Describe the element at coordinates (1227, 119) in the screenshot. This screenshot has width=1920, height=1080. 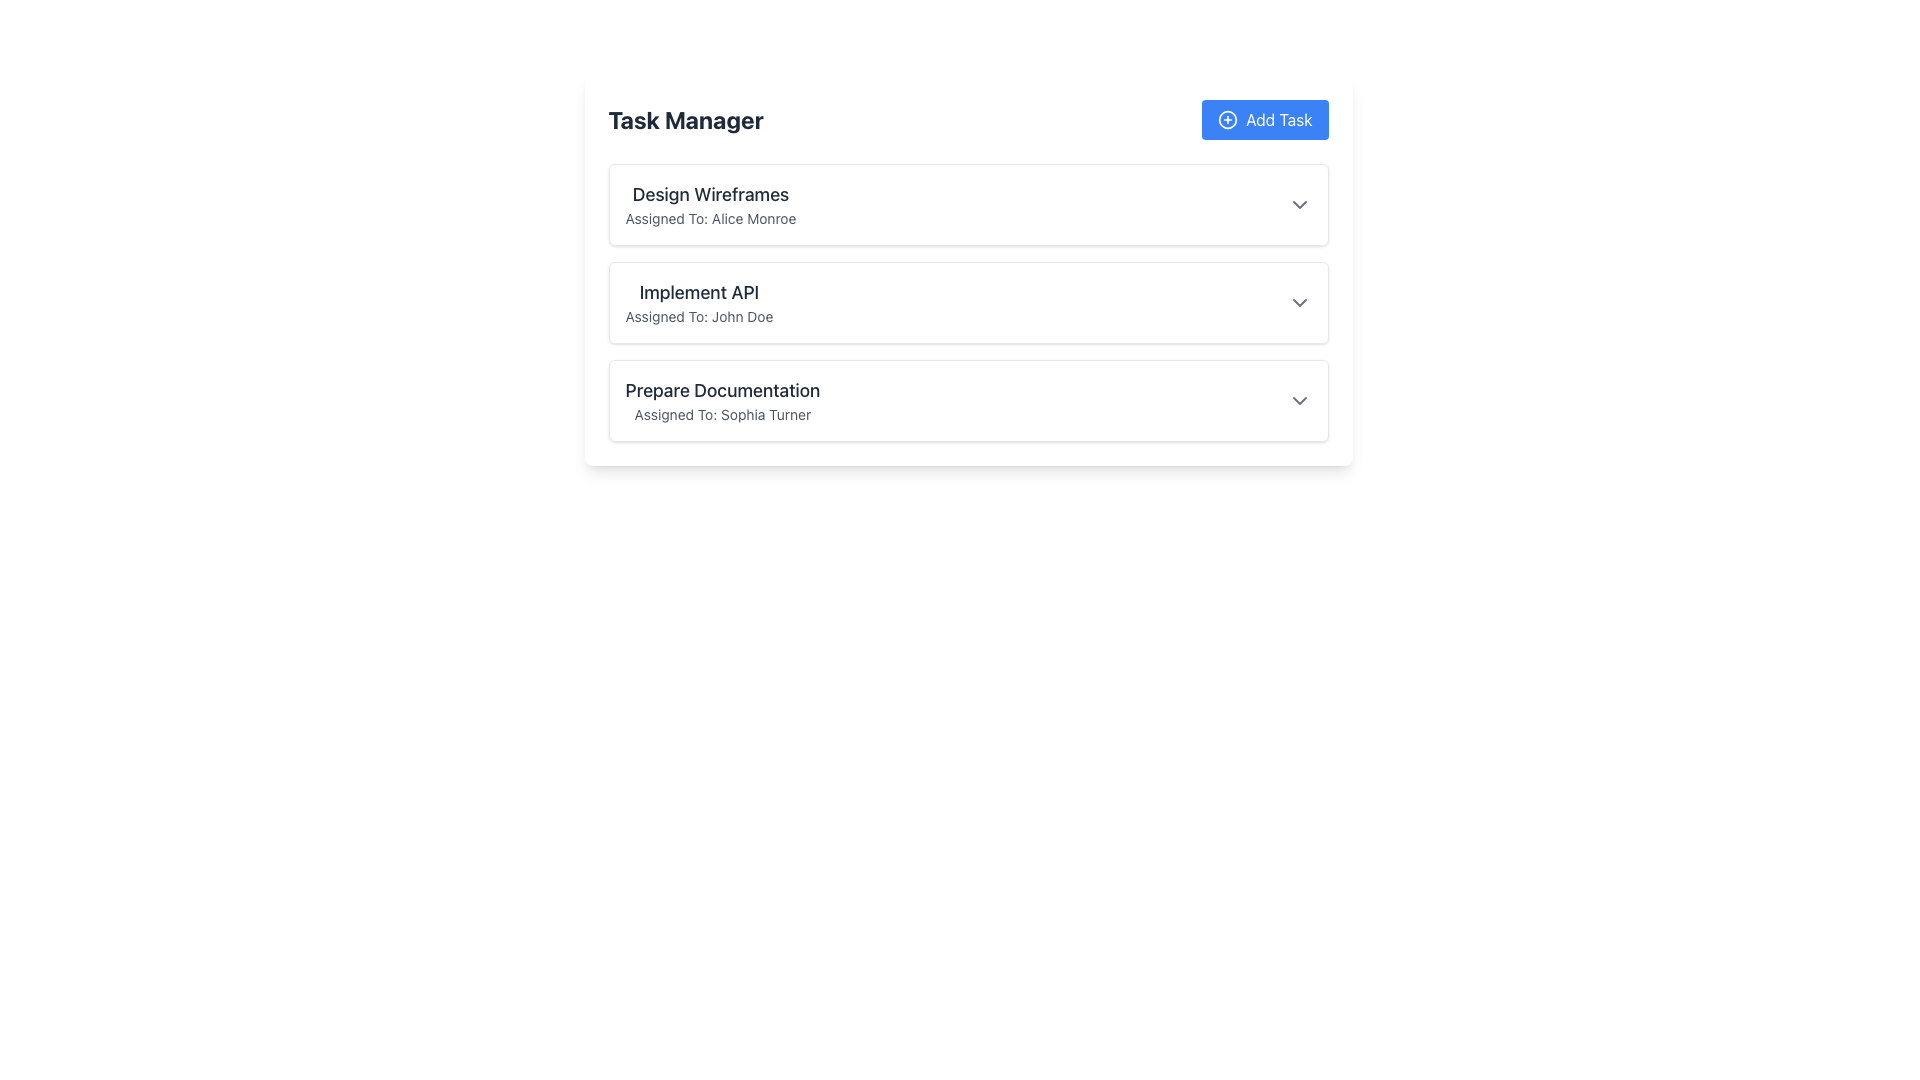
I see `the icon positioned to the left of the 'Add Task' button's text label, which symbolizes the function of adding a new task` at that location.